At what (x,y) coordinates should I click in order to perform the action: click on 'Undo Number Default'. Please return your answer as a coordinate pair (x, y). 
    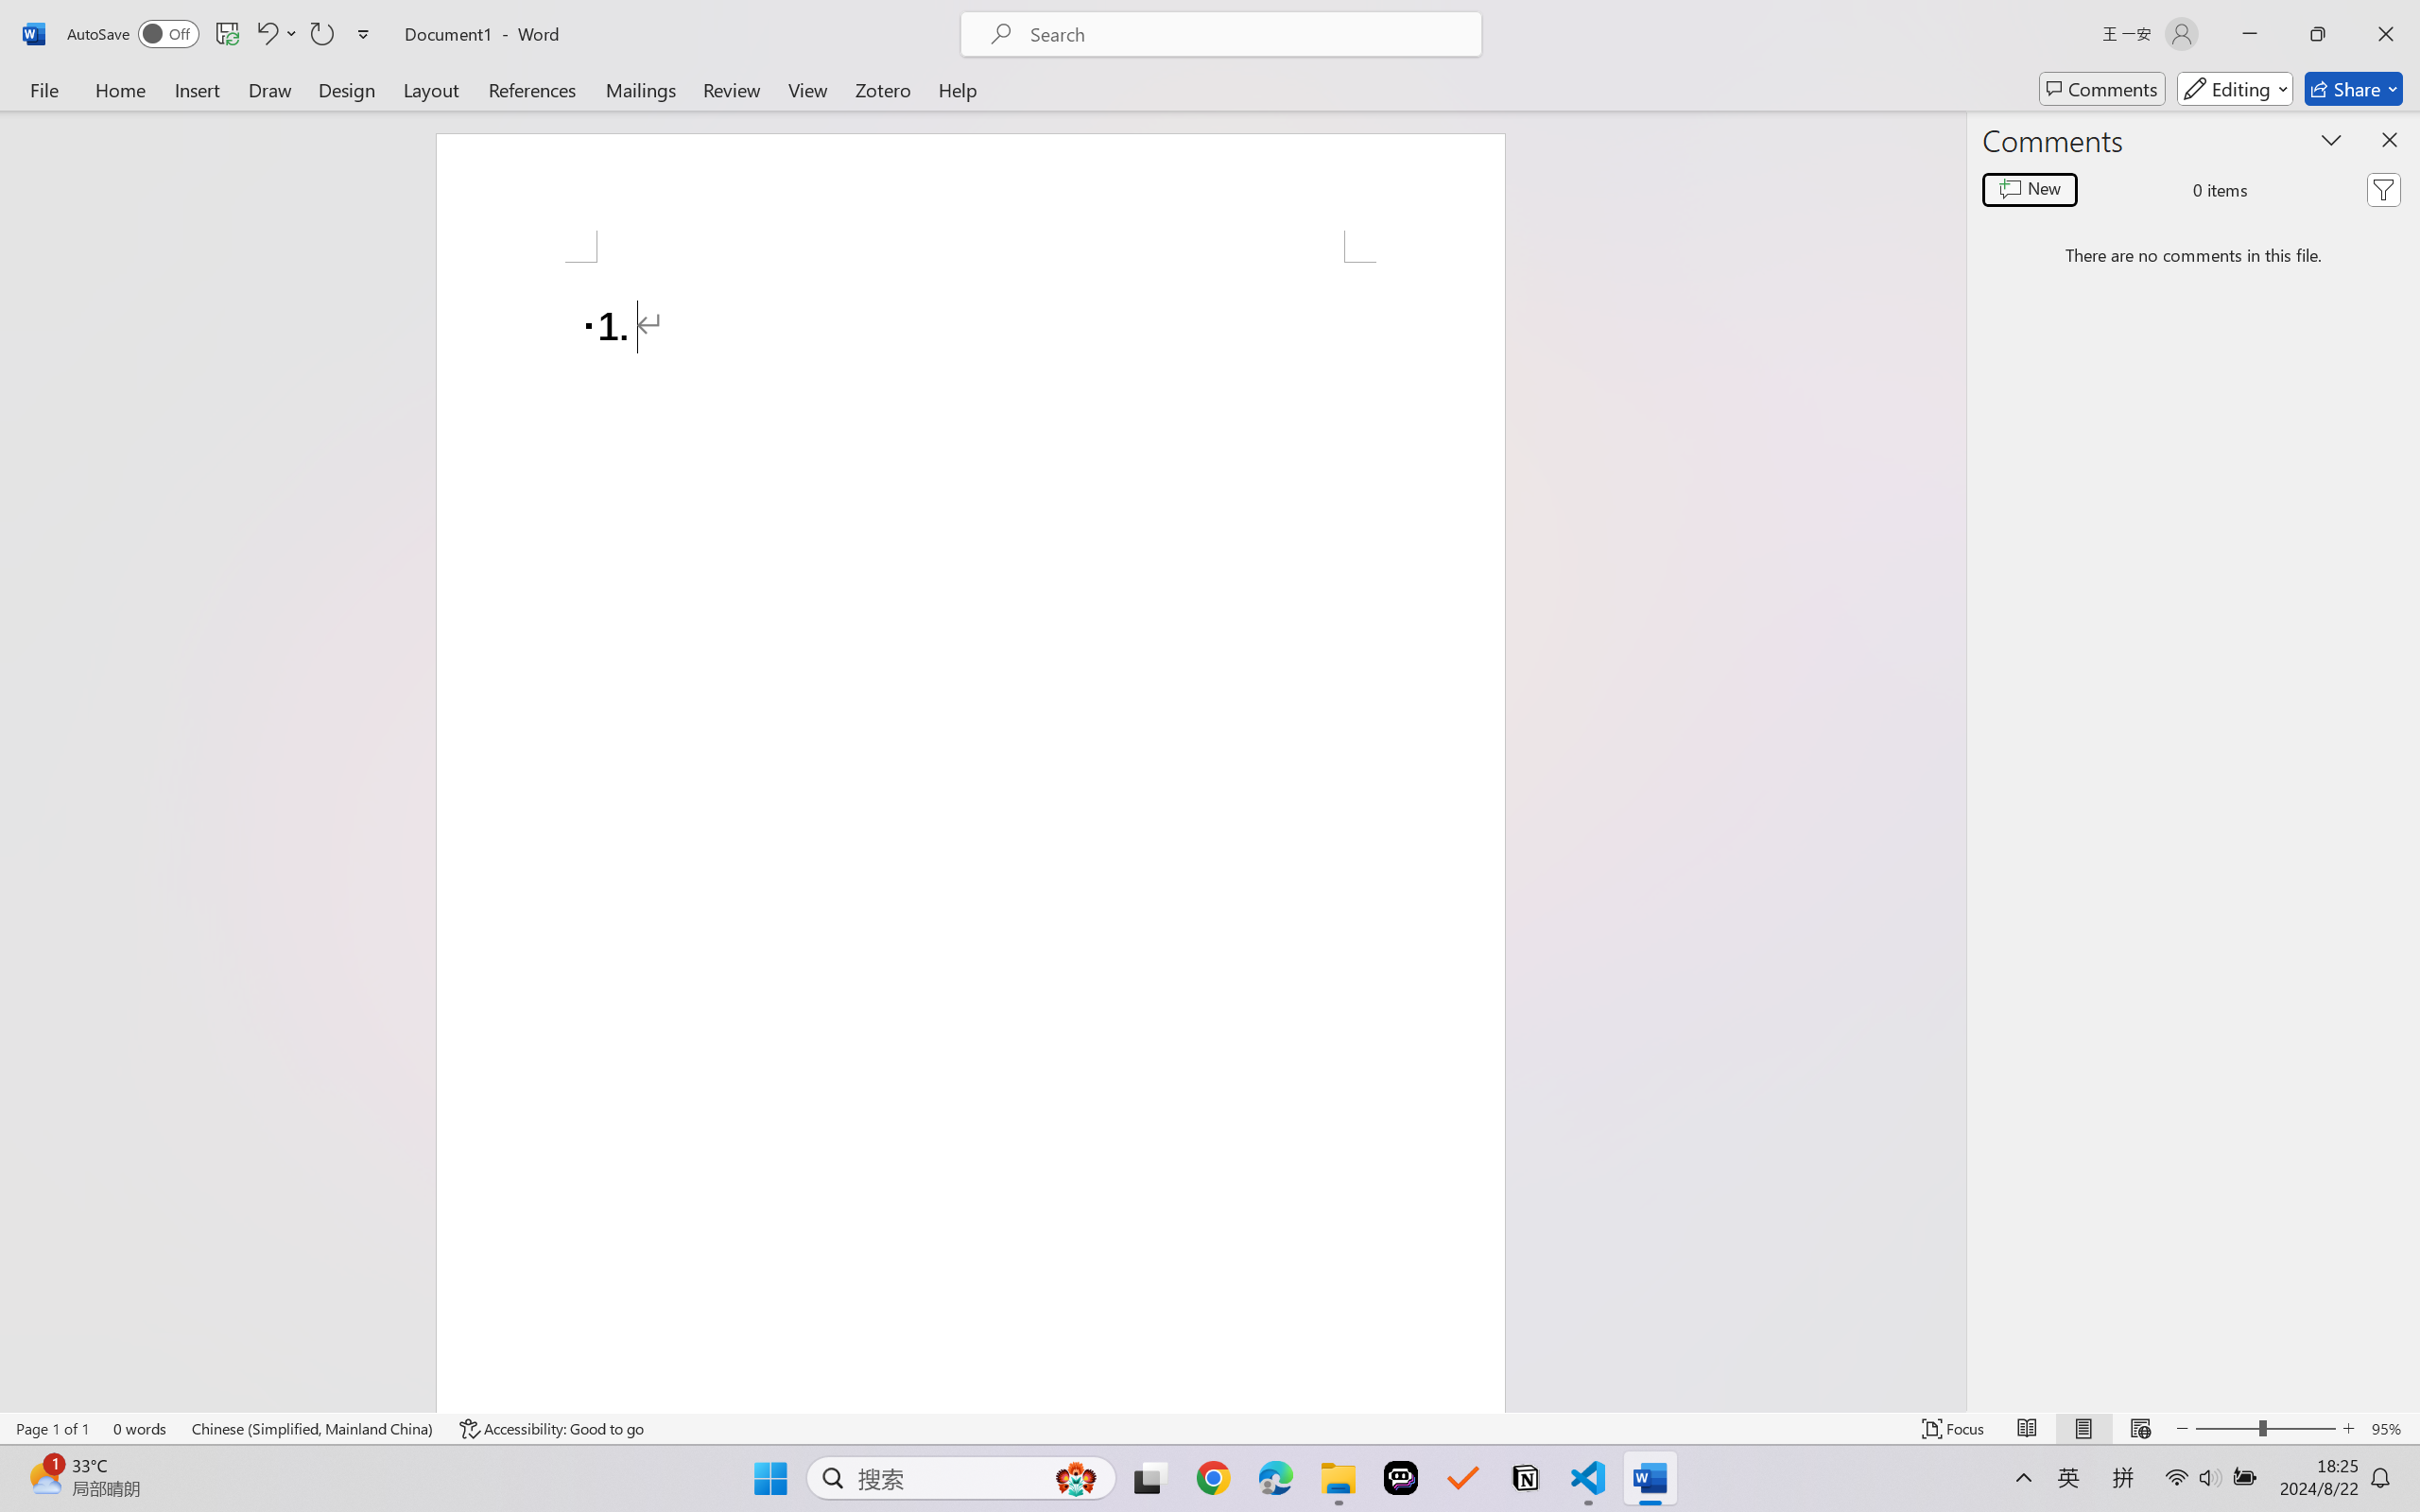
    Looking at the image, I should click on (265, 33).